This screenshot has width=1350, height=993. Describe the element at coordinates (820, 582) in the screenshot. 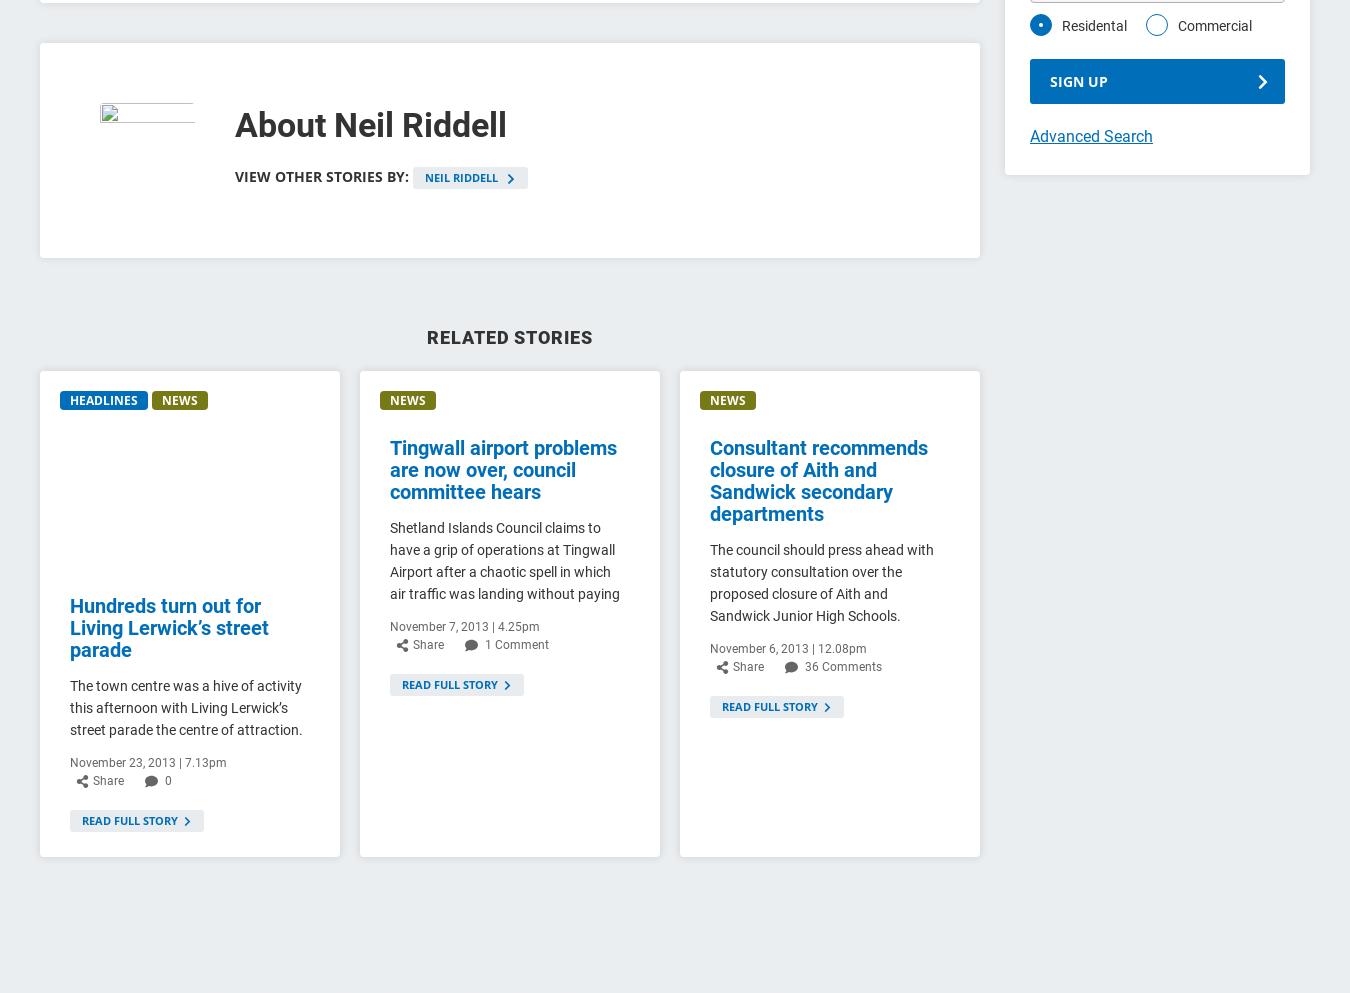

I see `'The council should press ahead with statutory consultation over the proposed closure of Aith and Sandwick Junior High Schools.'` at that location.